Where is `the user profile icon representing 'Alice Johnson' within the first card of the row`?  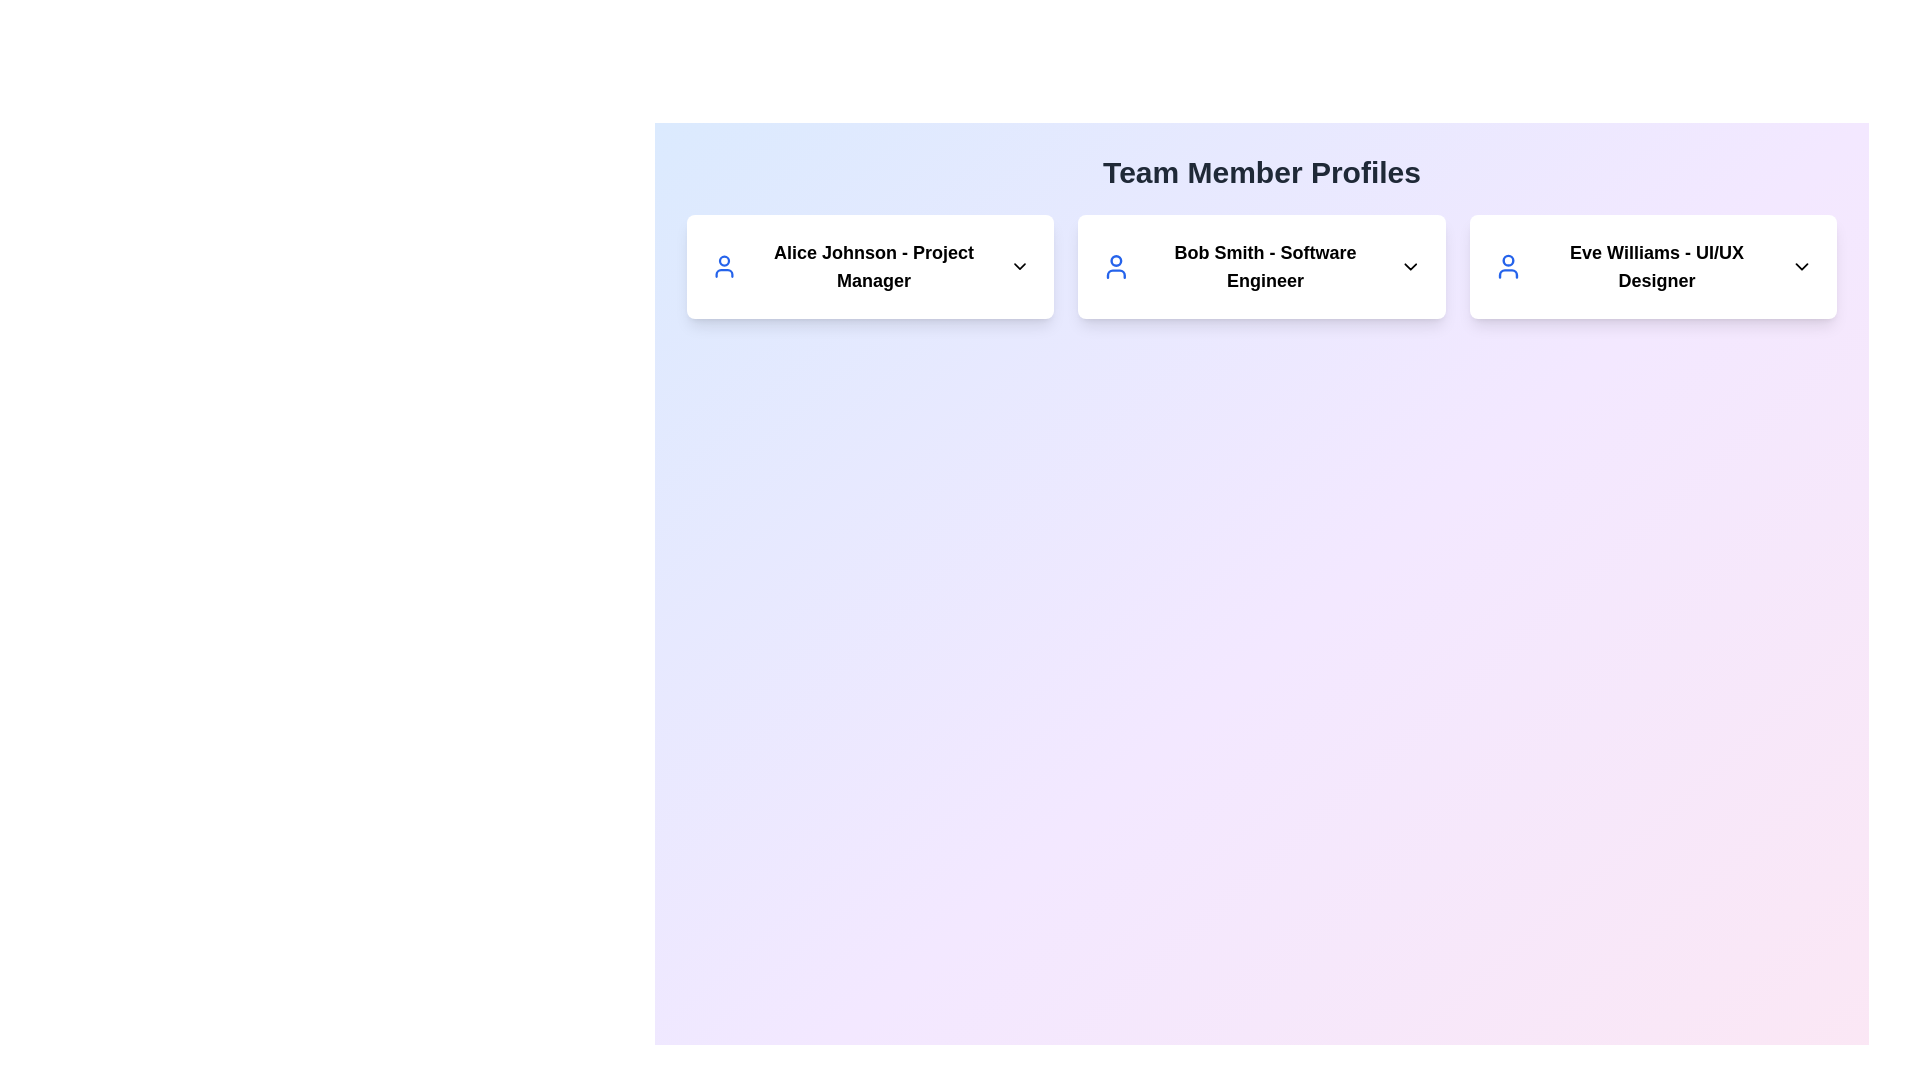 the user profile icon representing 'Alice Johnson' within the first card of the row is located at coordinates (723, 265).